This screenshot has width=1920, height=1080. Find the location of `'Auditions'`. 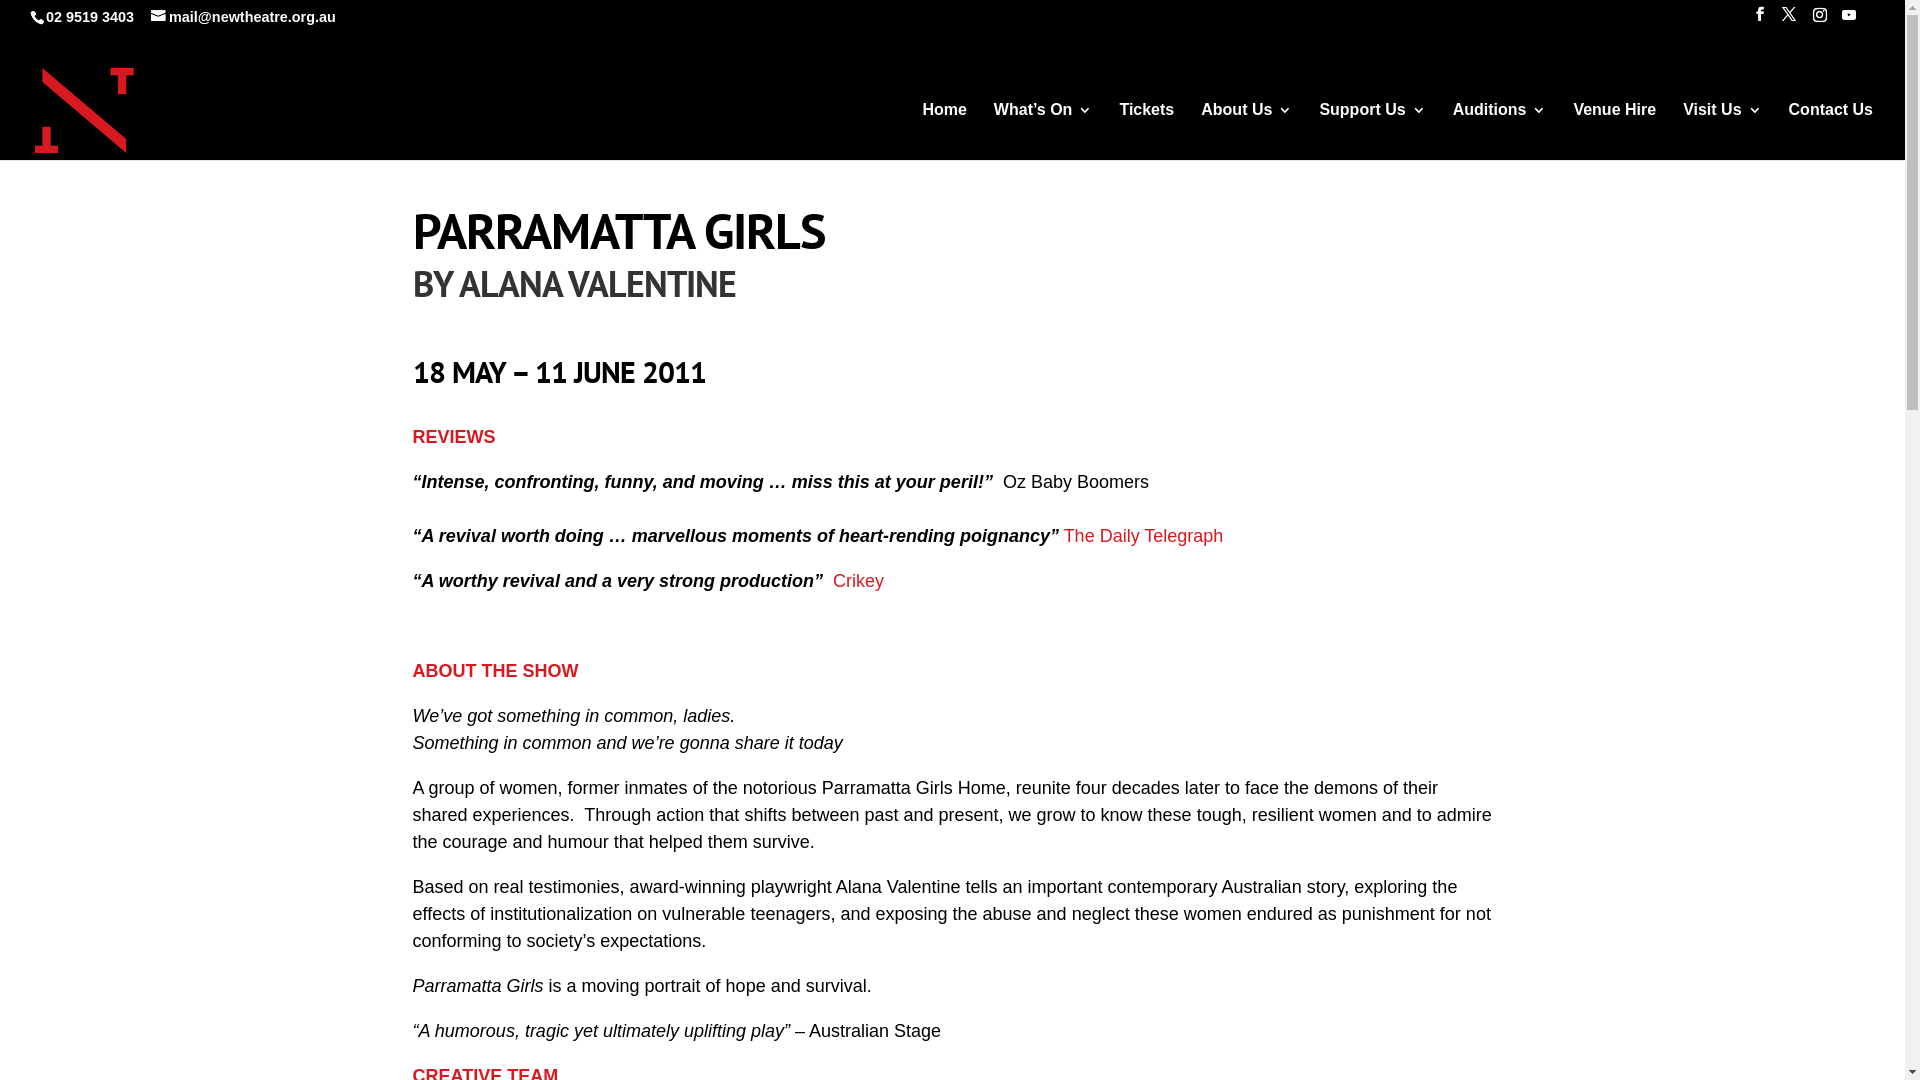

'Auditions' is located at coordinates (1499, 135).